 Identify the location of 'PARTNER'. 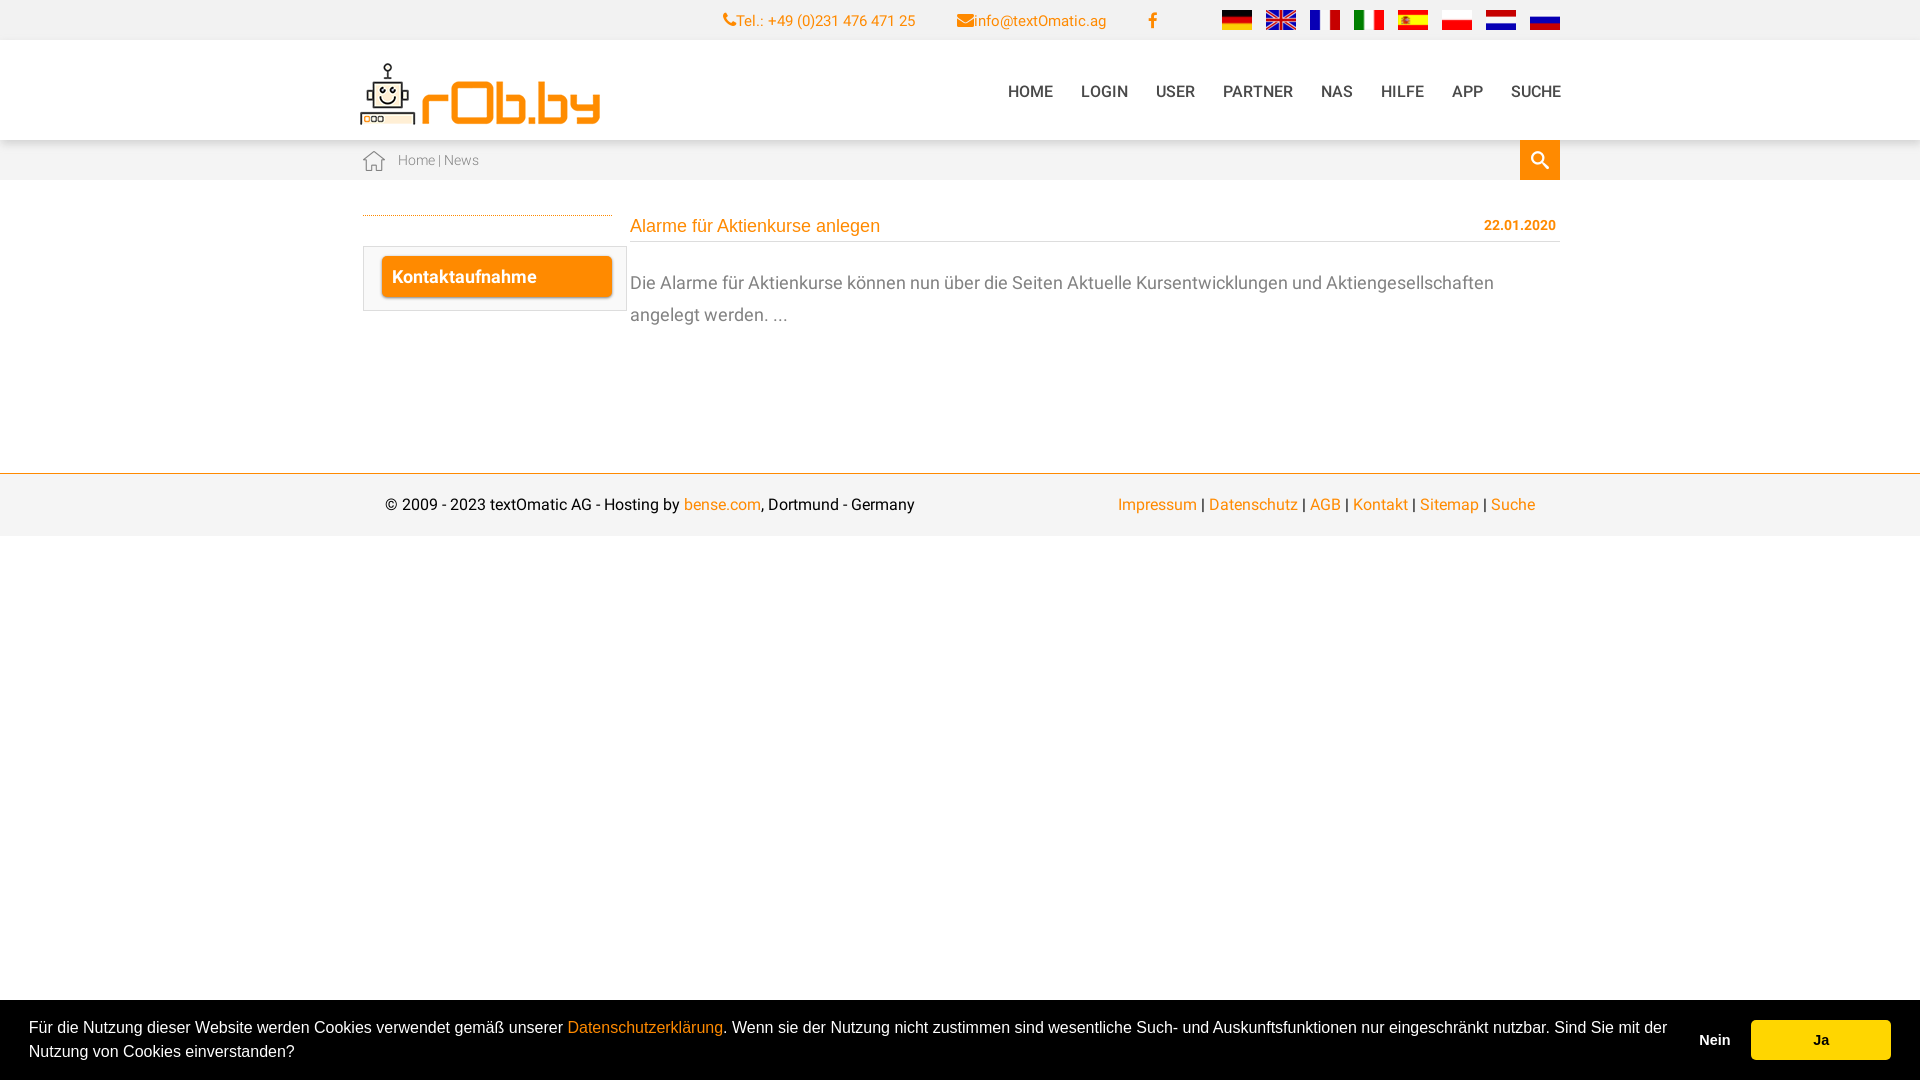
(1256, 91).